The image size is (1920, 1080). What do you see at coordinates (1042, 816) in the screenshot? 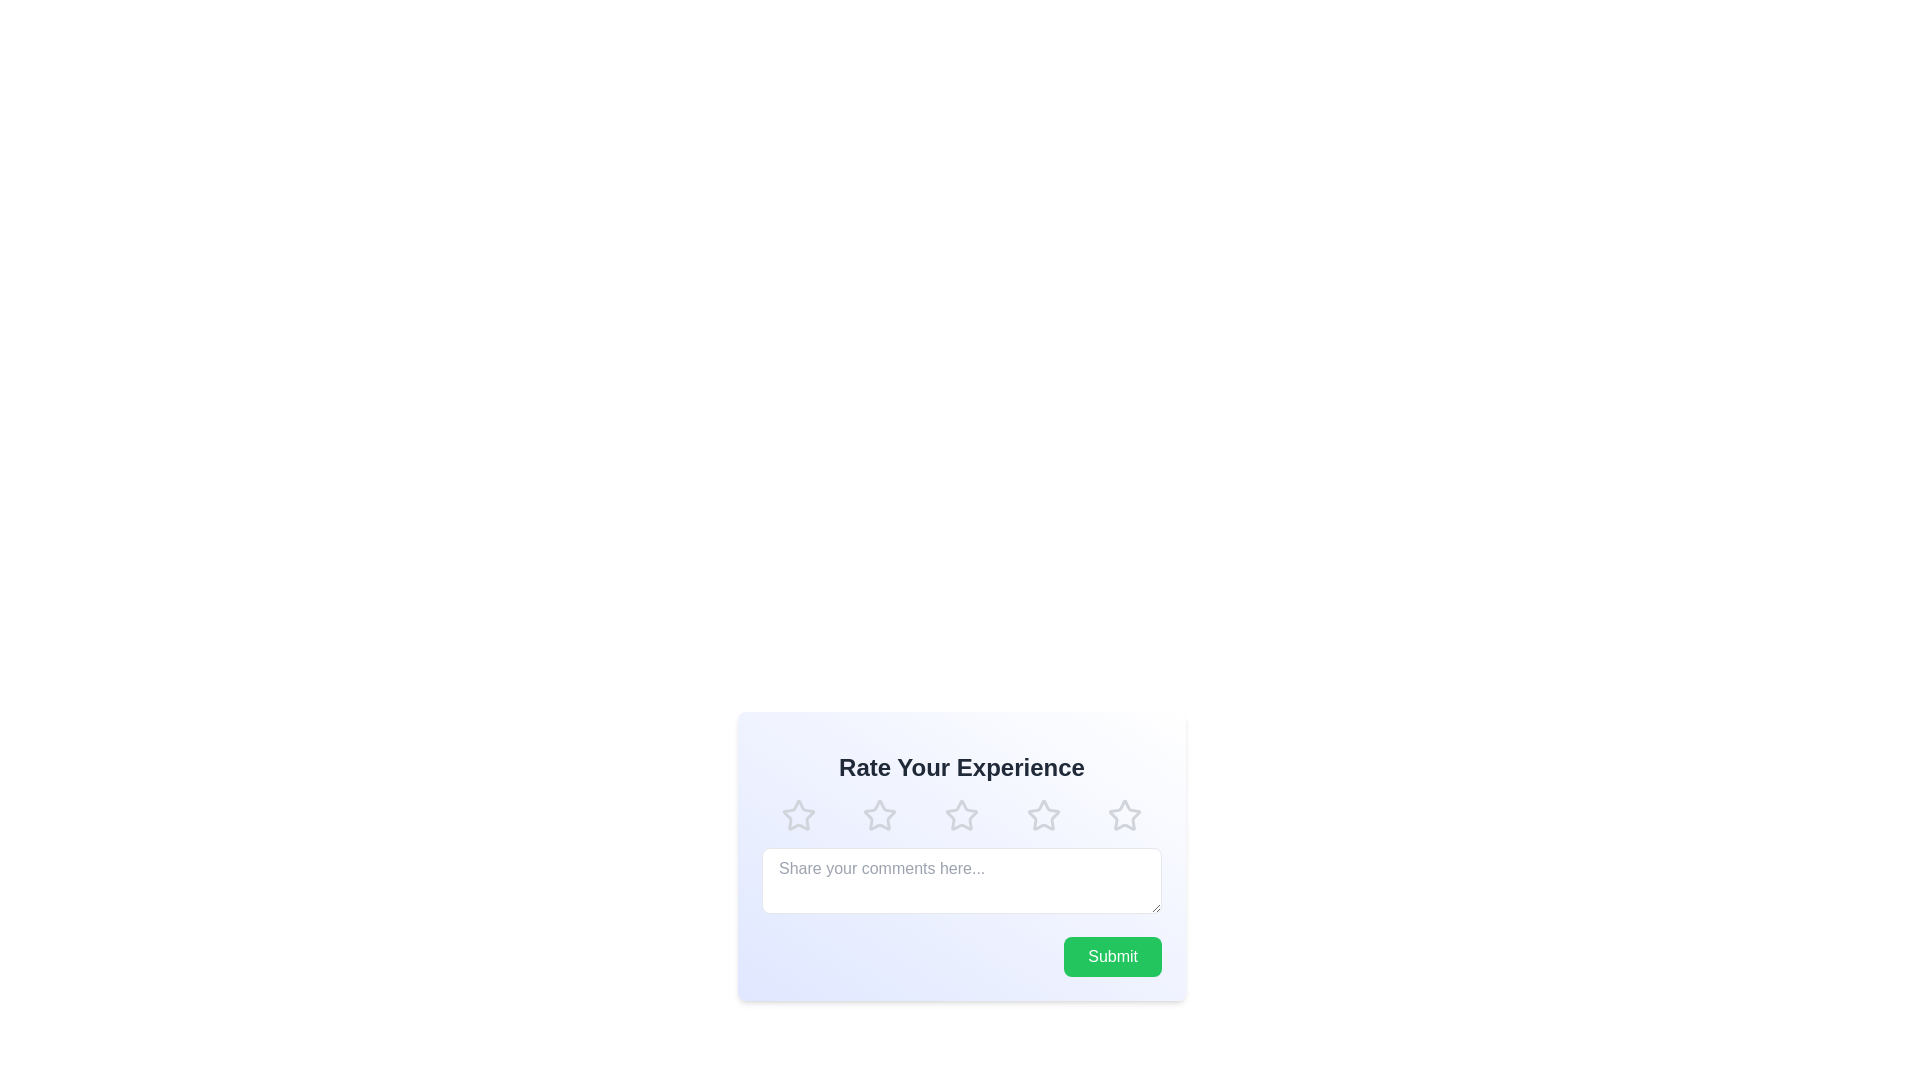
I see `the star rating to 4 stars` at bounding box center [1042, 816].